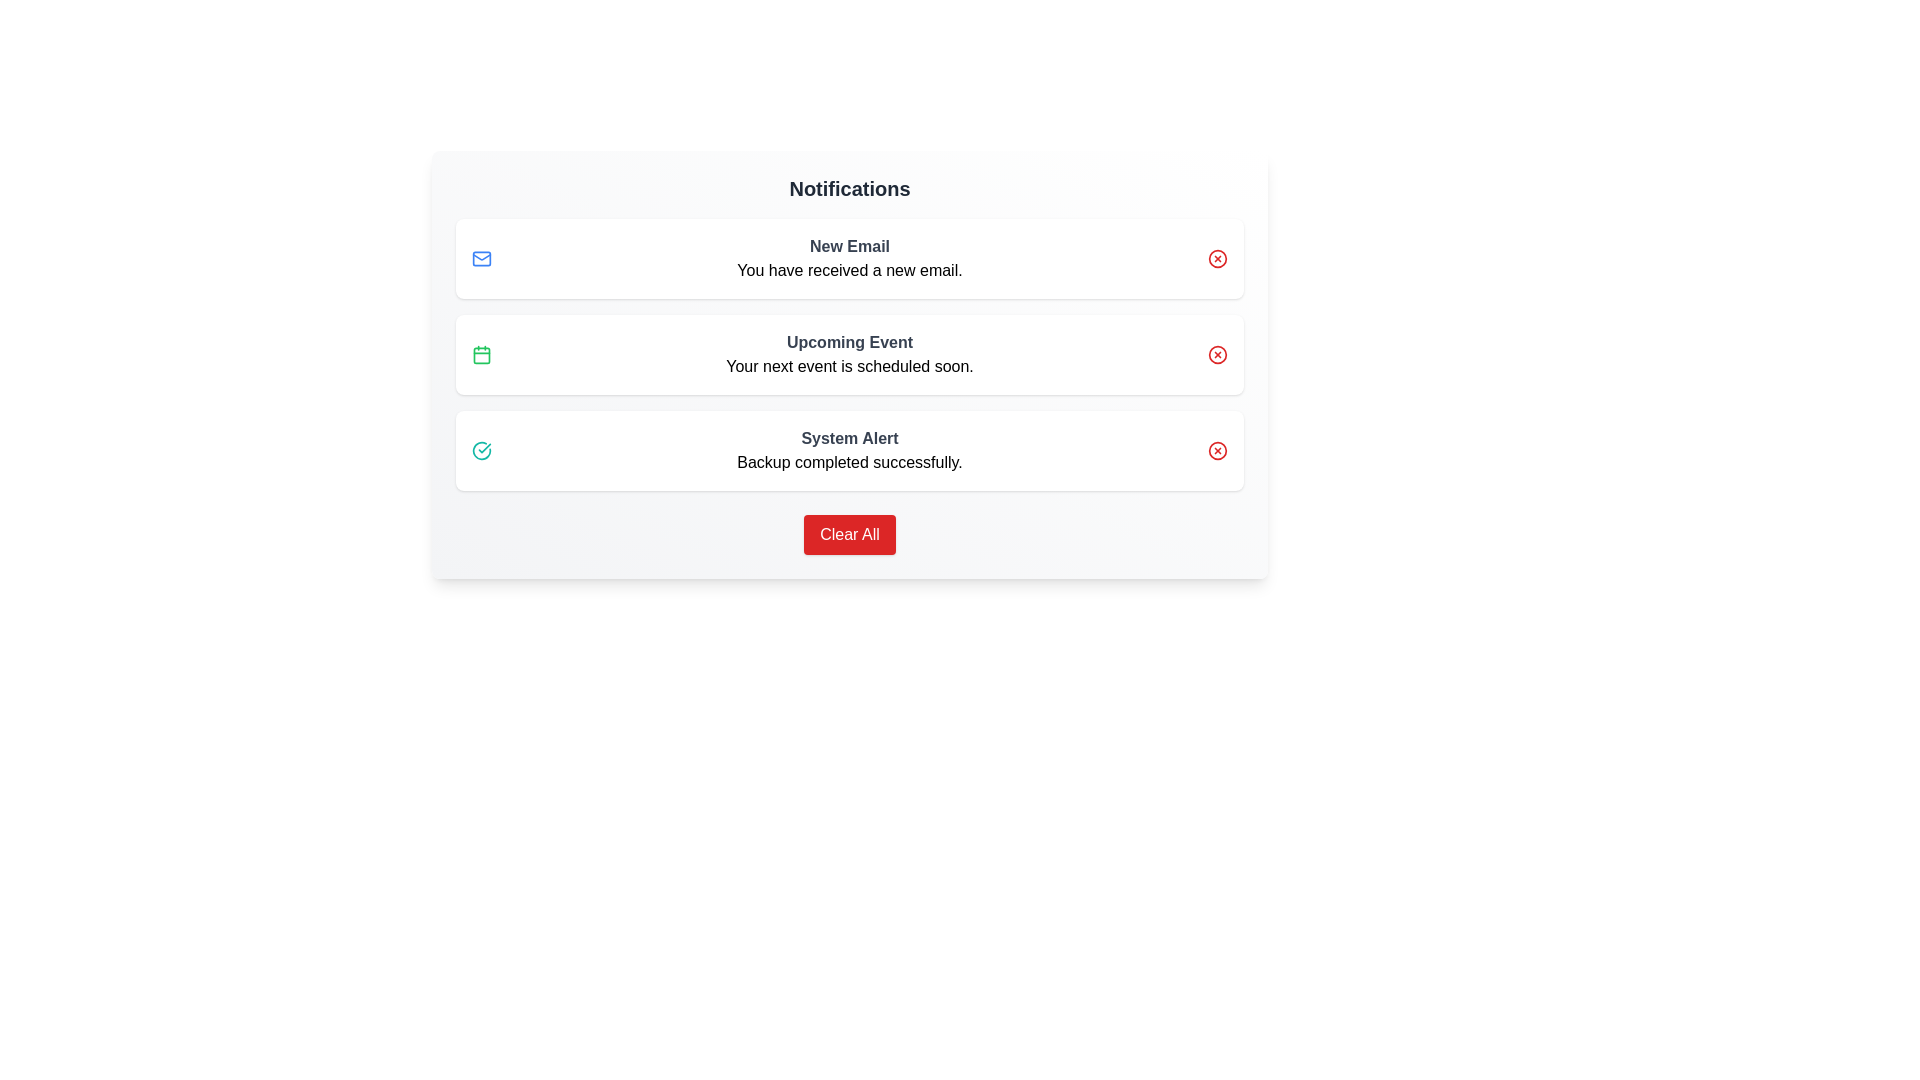  What do you see at coordinates (1217, 353) in the screenshot?
I see `the Circle graphic within the SVG element that represents the cancel icon for the second notification in the list of 'Upcoming Event'` at bounding box center [1217, 353].